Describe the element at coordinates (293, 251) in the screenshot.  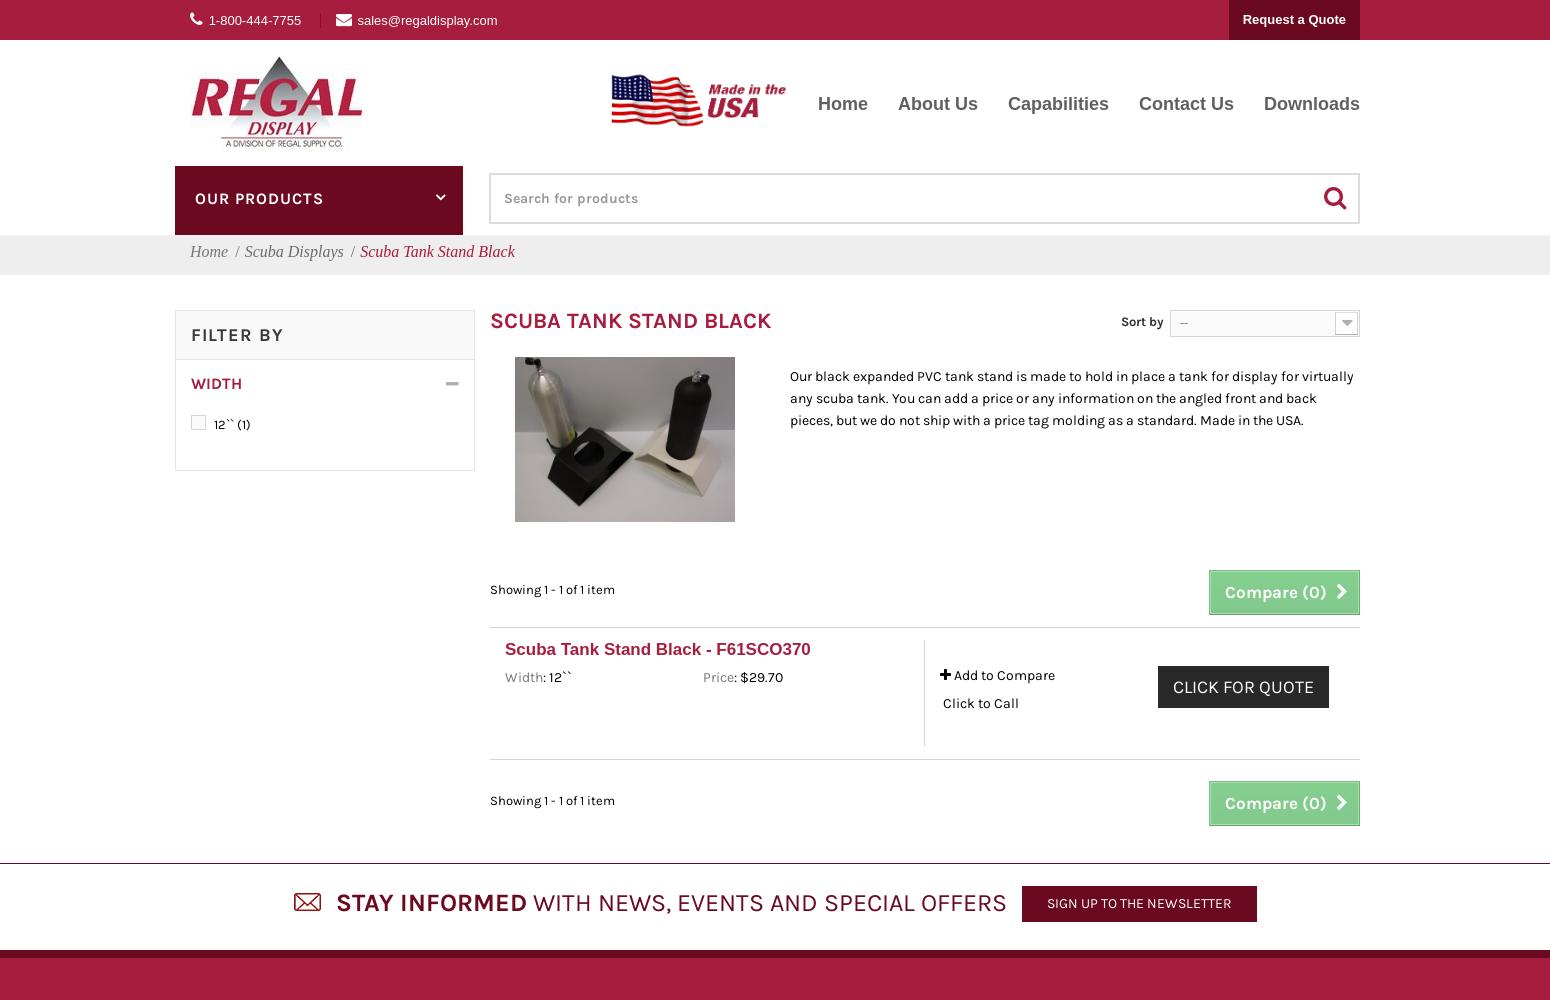
I see `'Scuba Displays'` at that location.